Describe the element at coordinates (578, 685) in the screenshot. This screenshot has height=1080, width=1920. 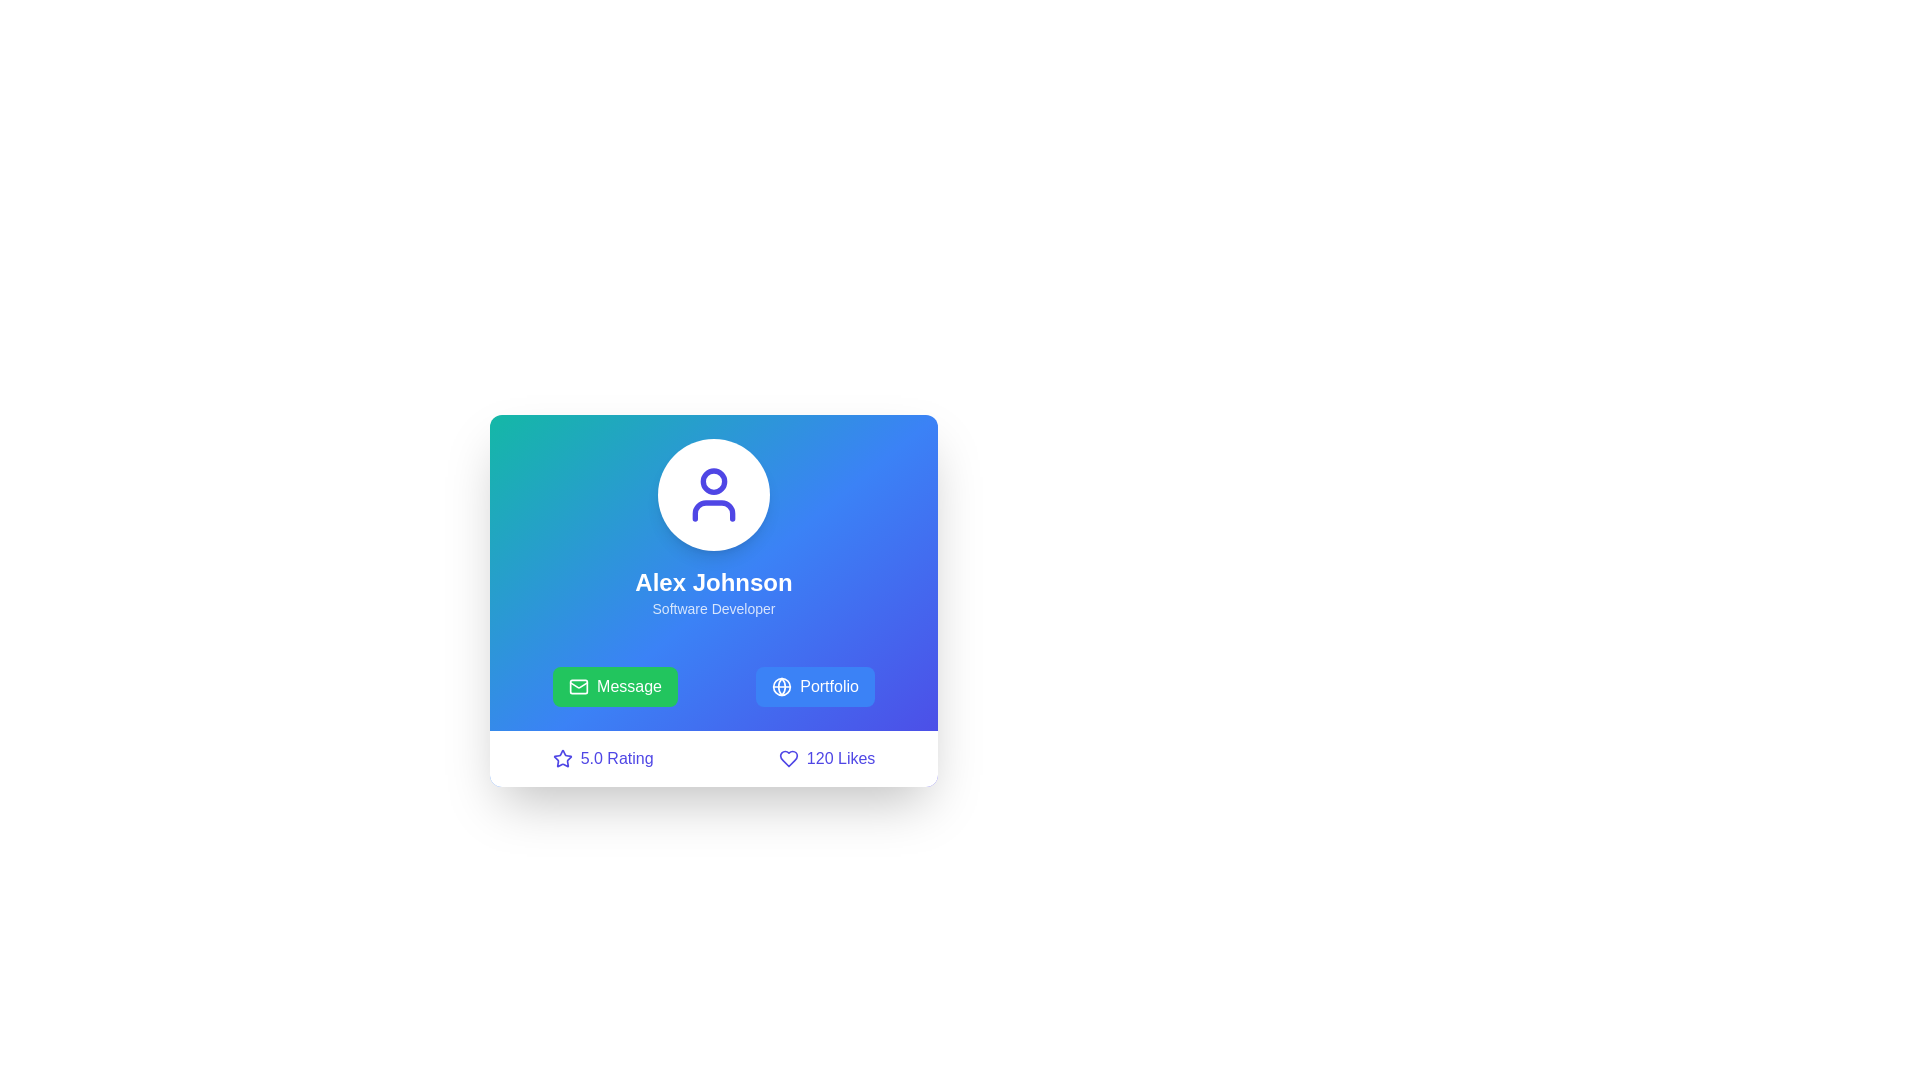
I see `the envelope icon located in the upper left corner of the green 'Message' button at the bottom of the card interface` at that location.